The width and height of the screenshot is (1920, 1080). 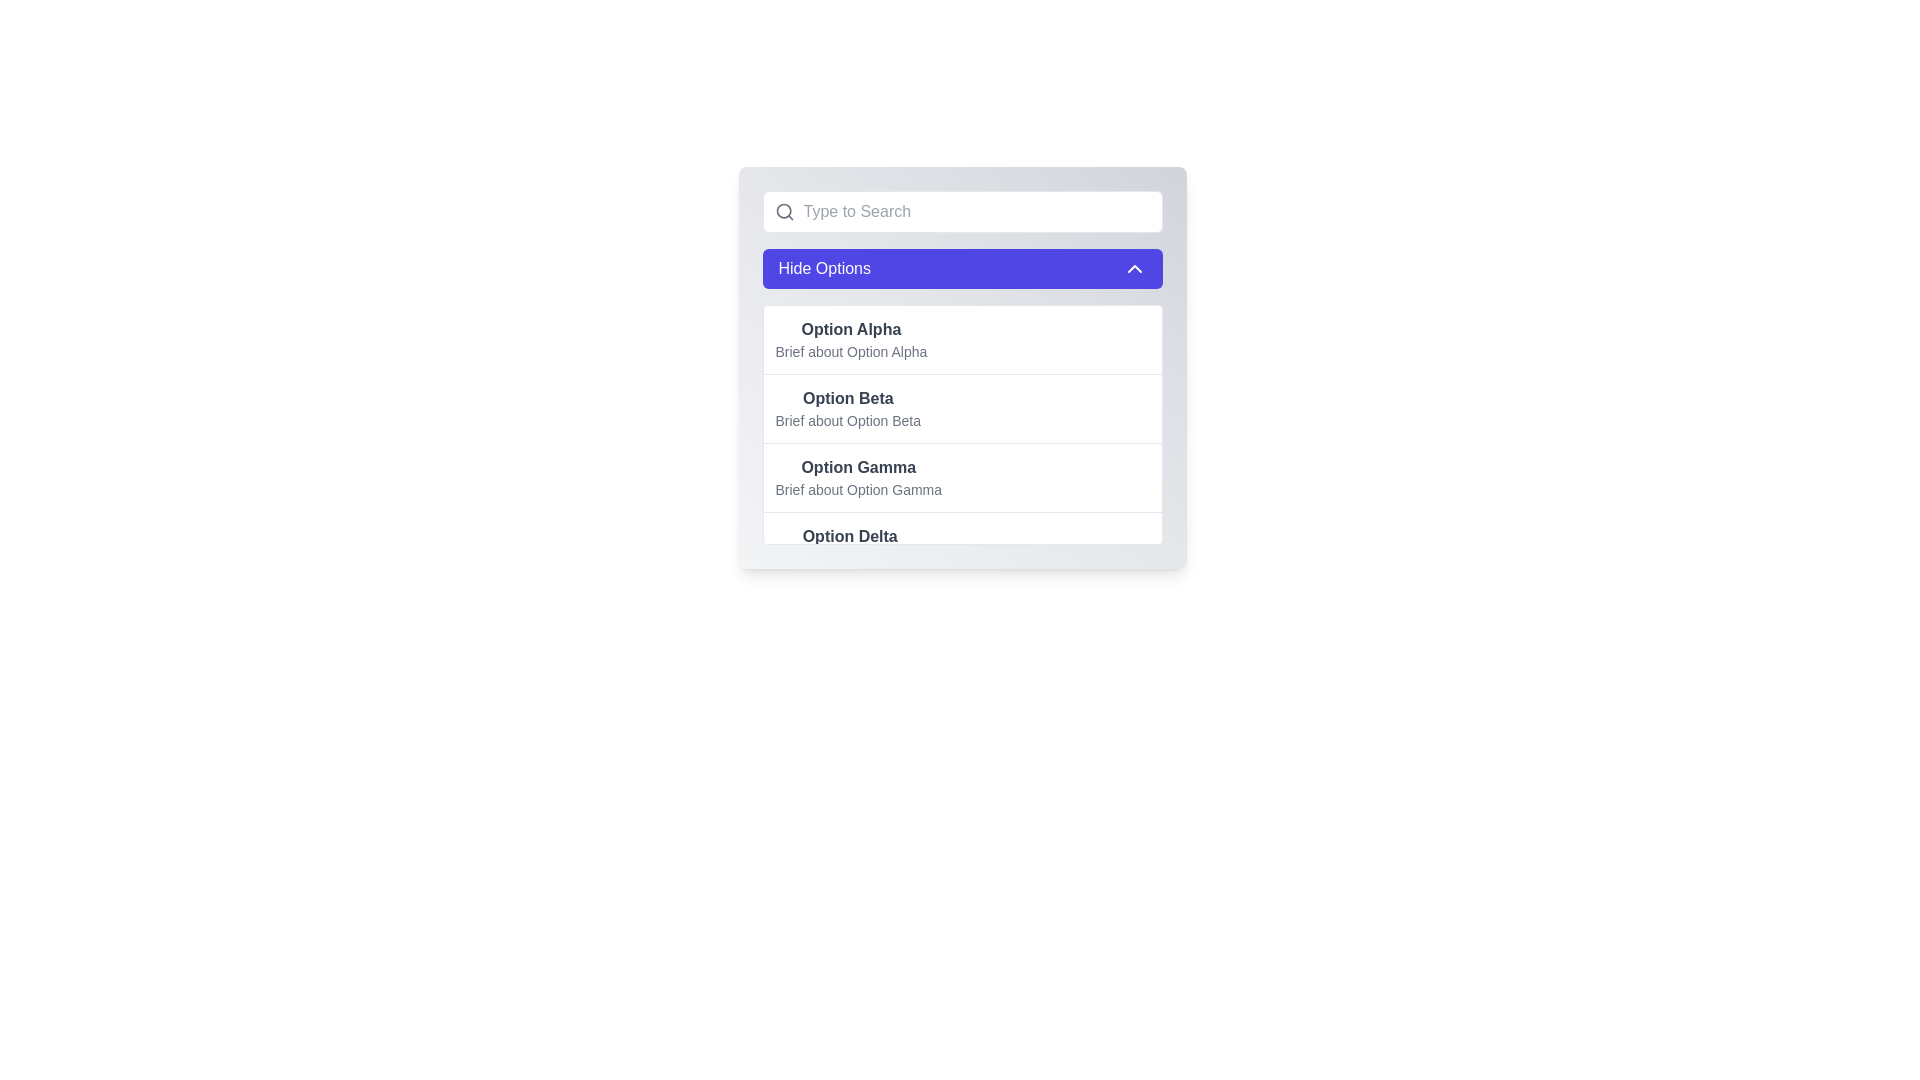 What do you see at coordinates (858, 489) in the screenshot?
I see `the label reading 'Brief about Option Gamma' located directly beneath the primary text 'Option Gamma' in the dropdown menu titled 'Hide Options.'` at bounding box center [858, 489].